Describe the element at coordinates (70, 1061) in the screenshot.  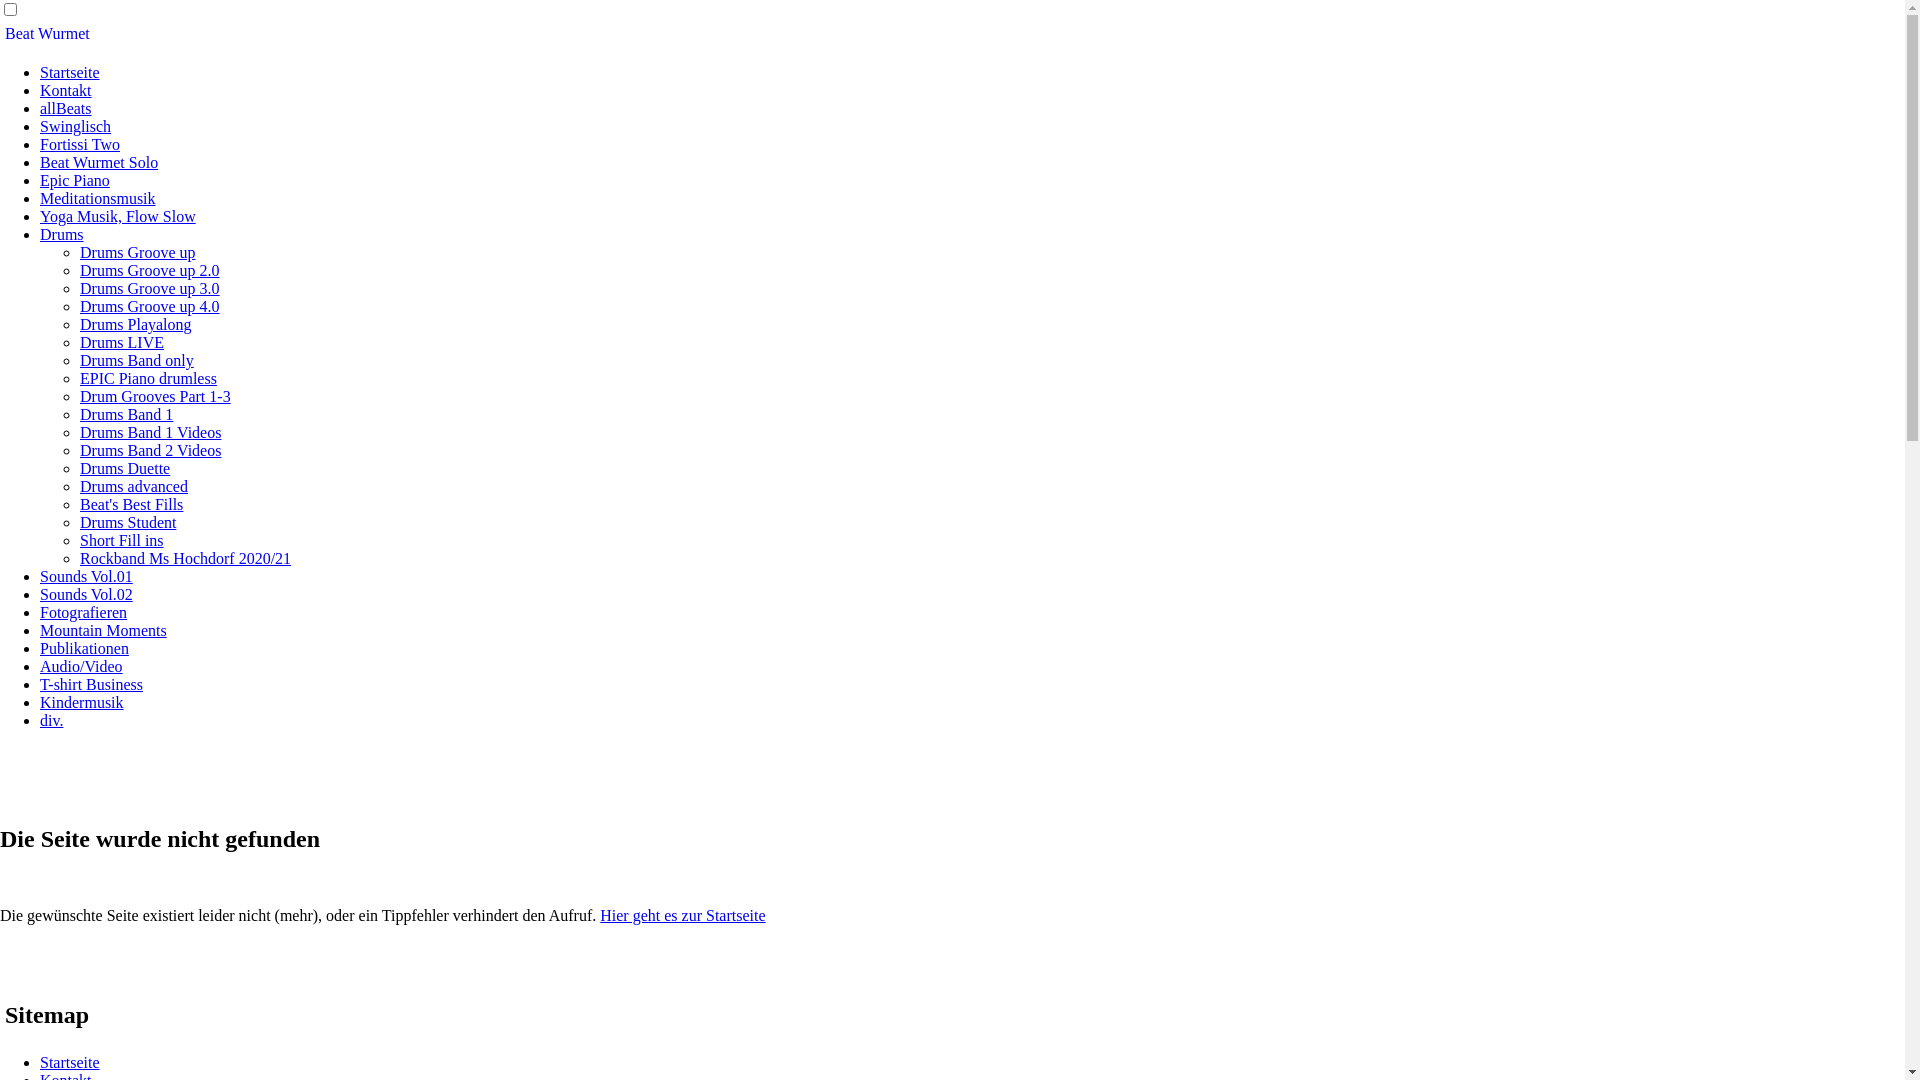
I see `'Startseite'` at that location.